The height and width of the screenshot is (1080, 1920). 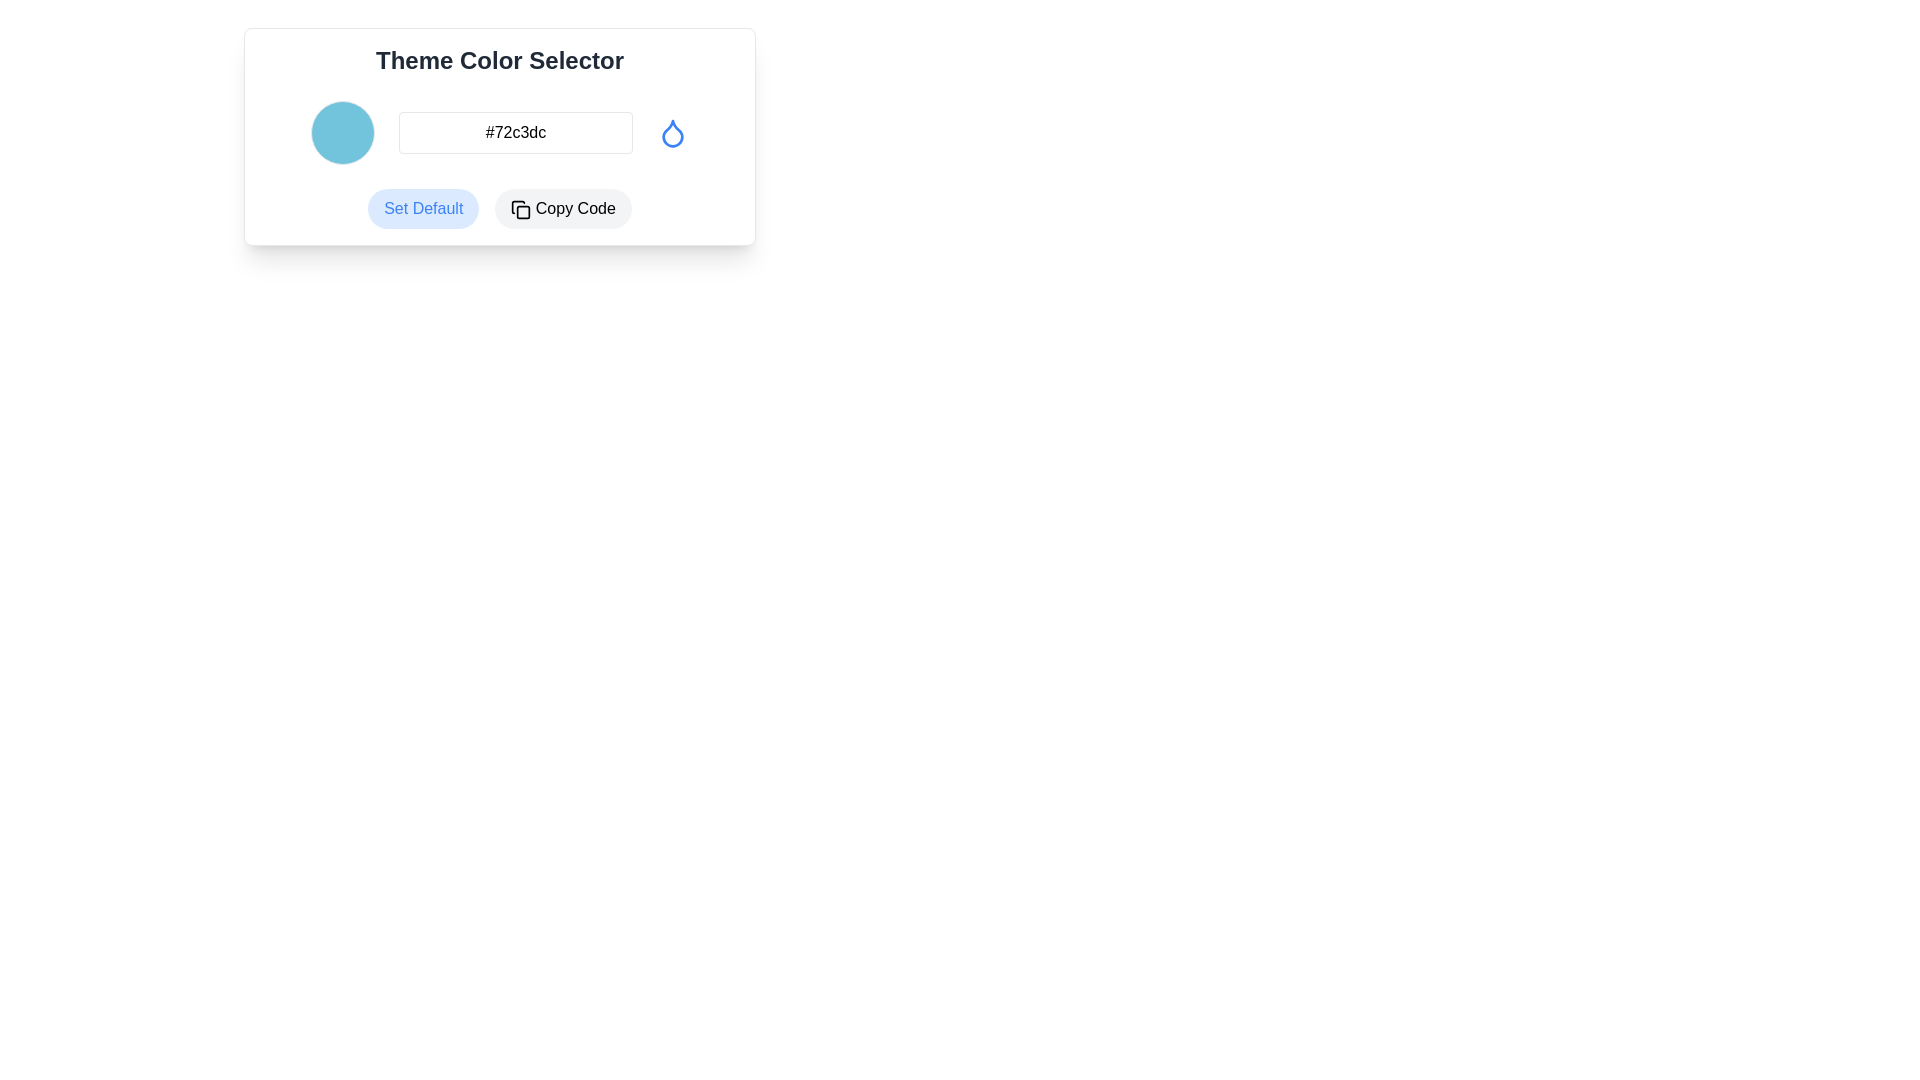 What do you see at coordinates (515, 132) in the screenshot?
I see `the single-line text input field displaying a hex color code value` at bounding box center [515, 132].